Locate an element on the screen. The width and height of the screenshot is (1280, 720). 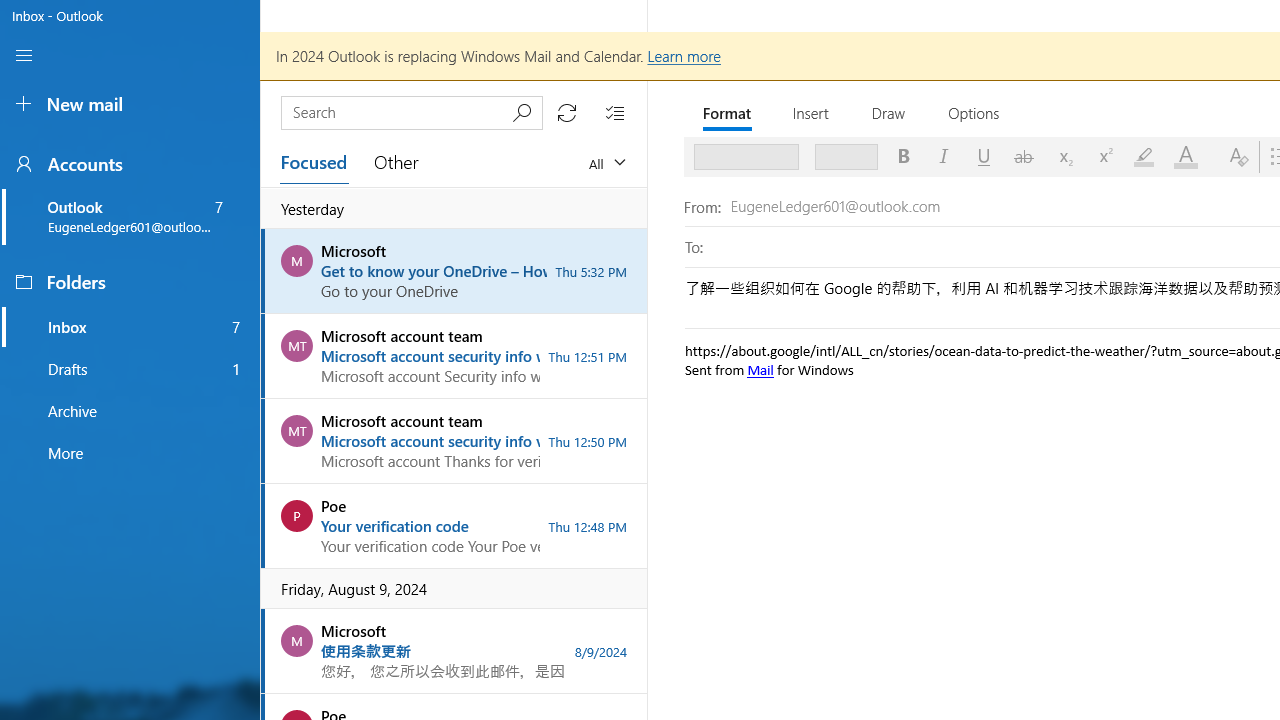
'Font Size' is located at coordinates (839, 155).